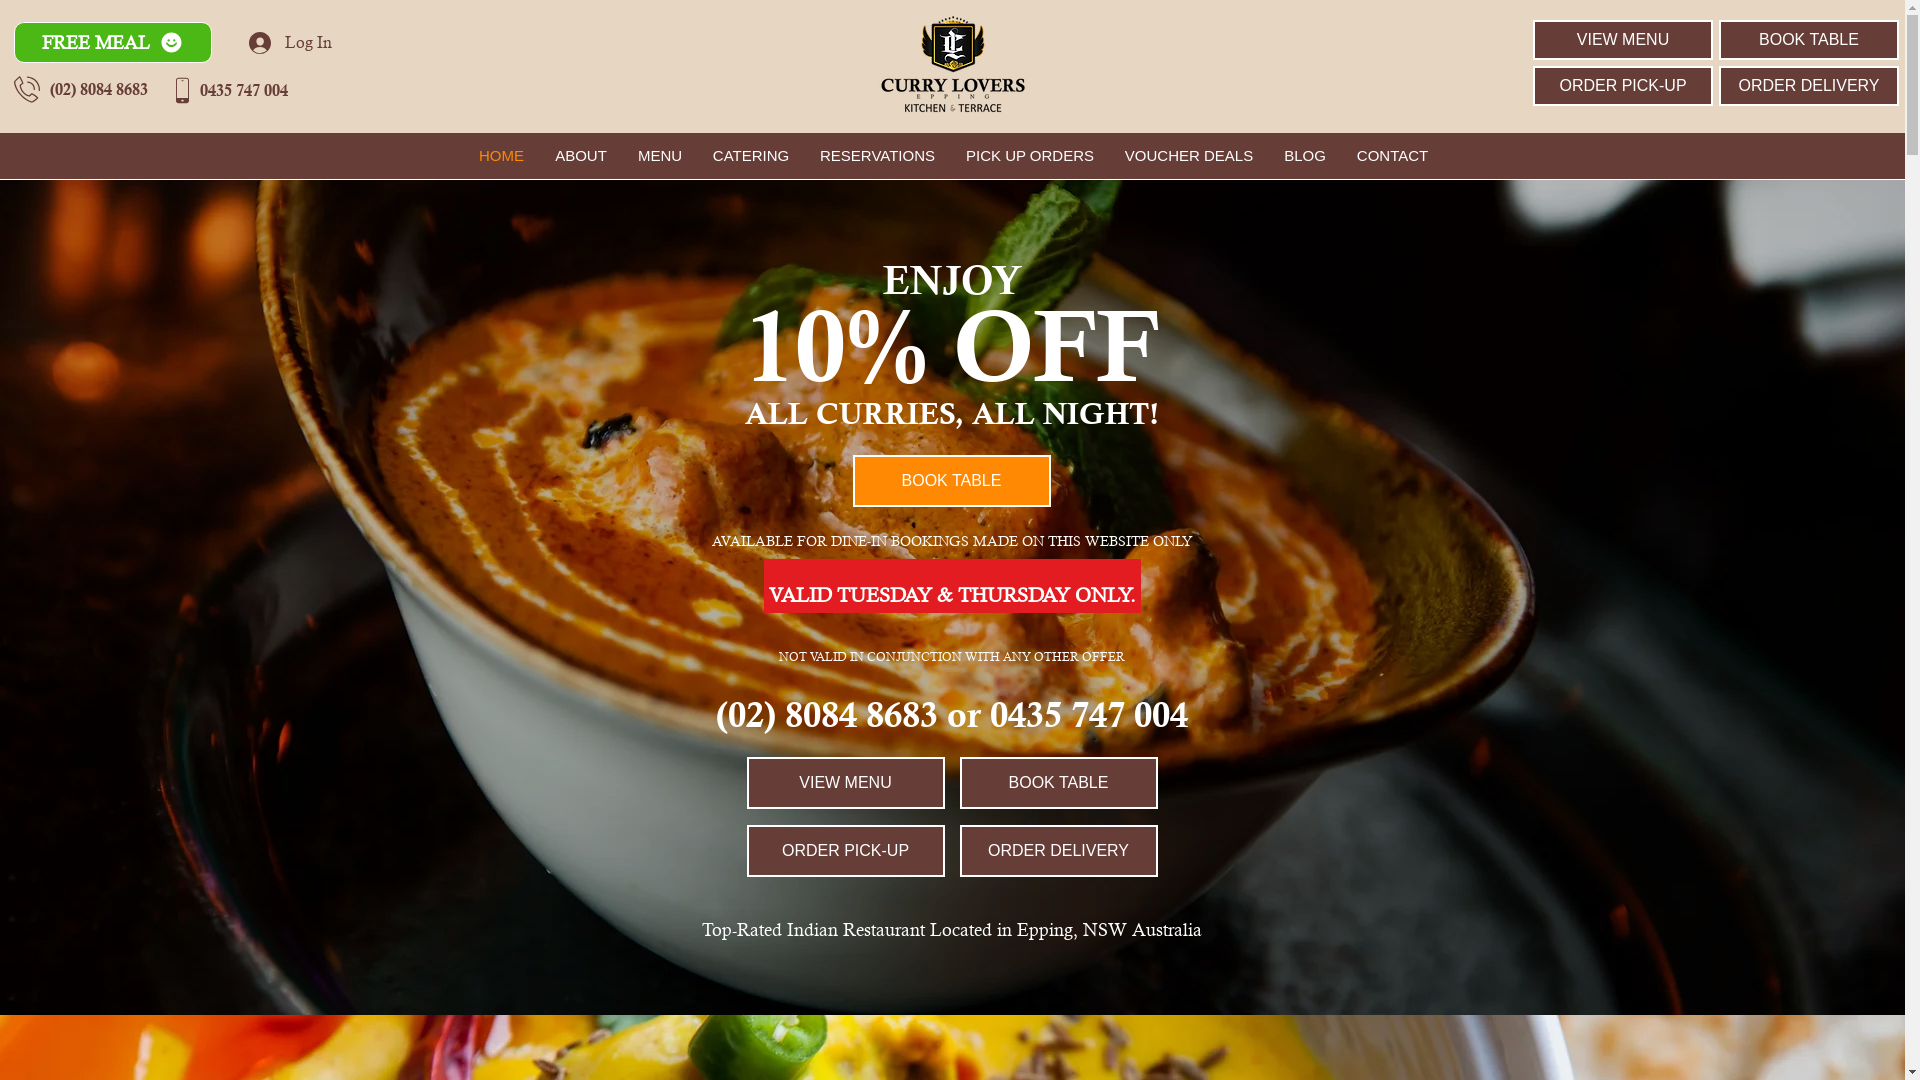  I want to click on 'BLOG', so click(1304, 154).